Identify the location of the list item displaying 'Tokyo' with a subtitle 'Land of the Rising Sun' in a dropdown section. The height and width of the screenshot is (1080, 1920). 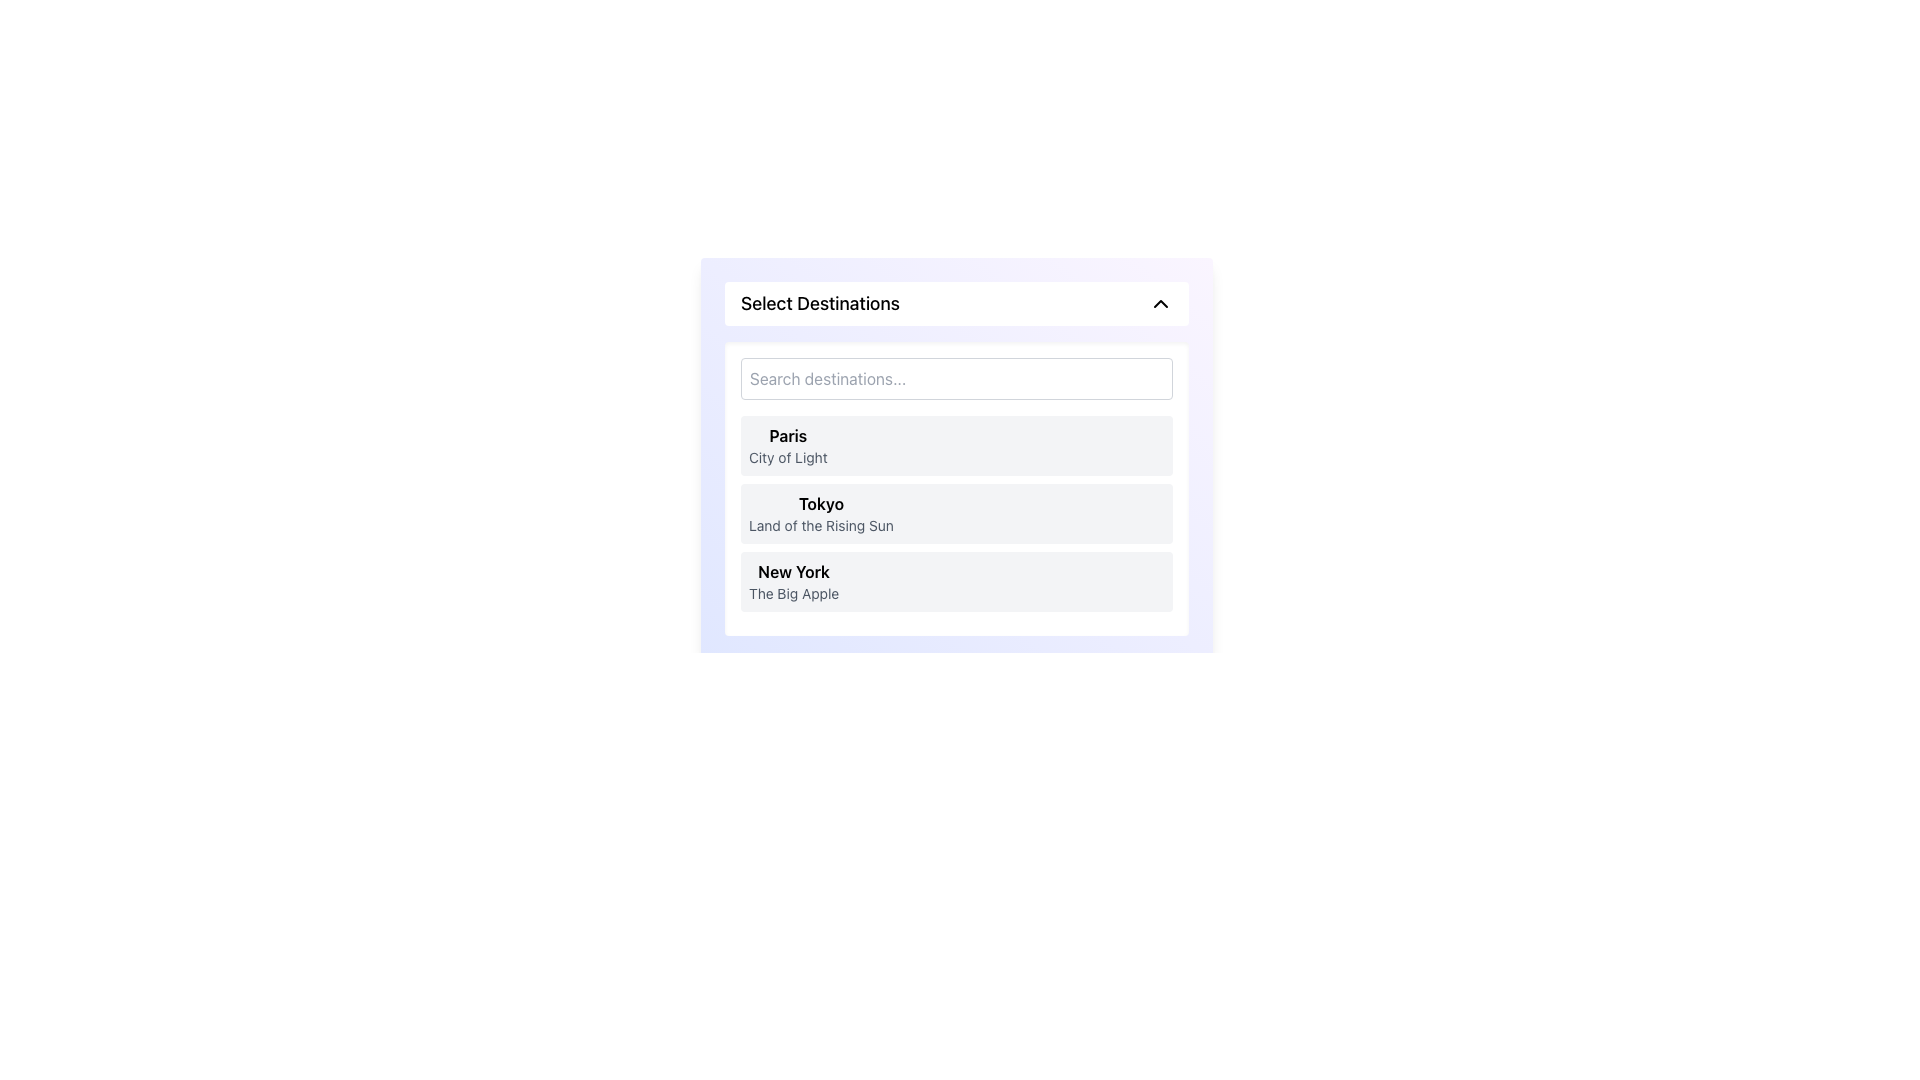
(955, 489).